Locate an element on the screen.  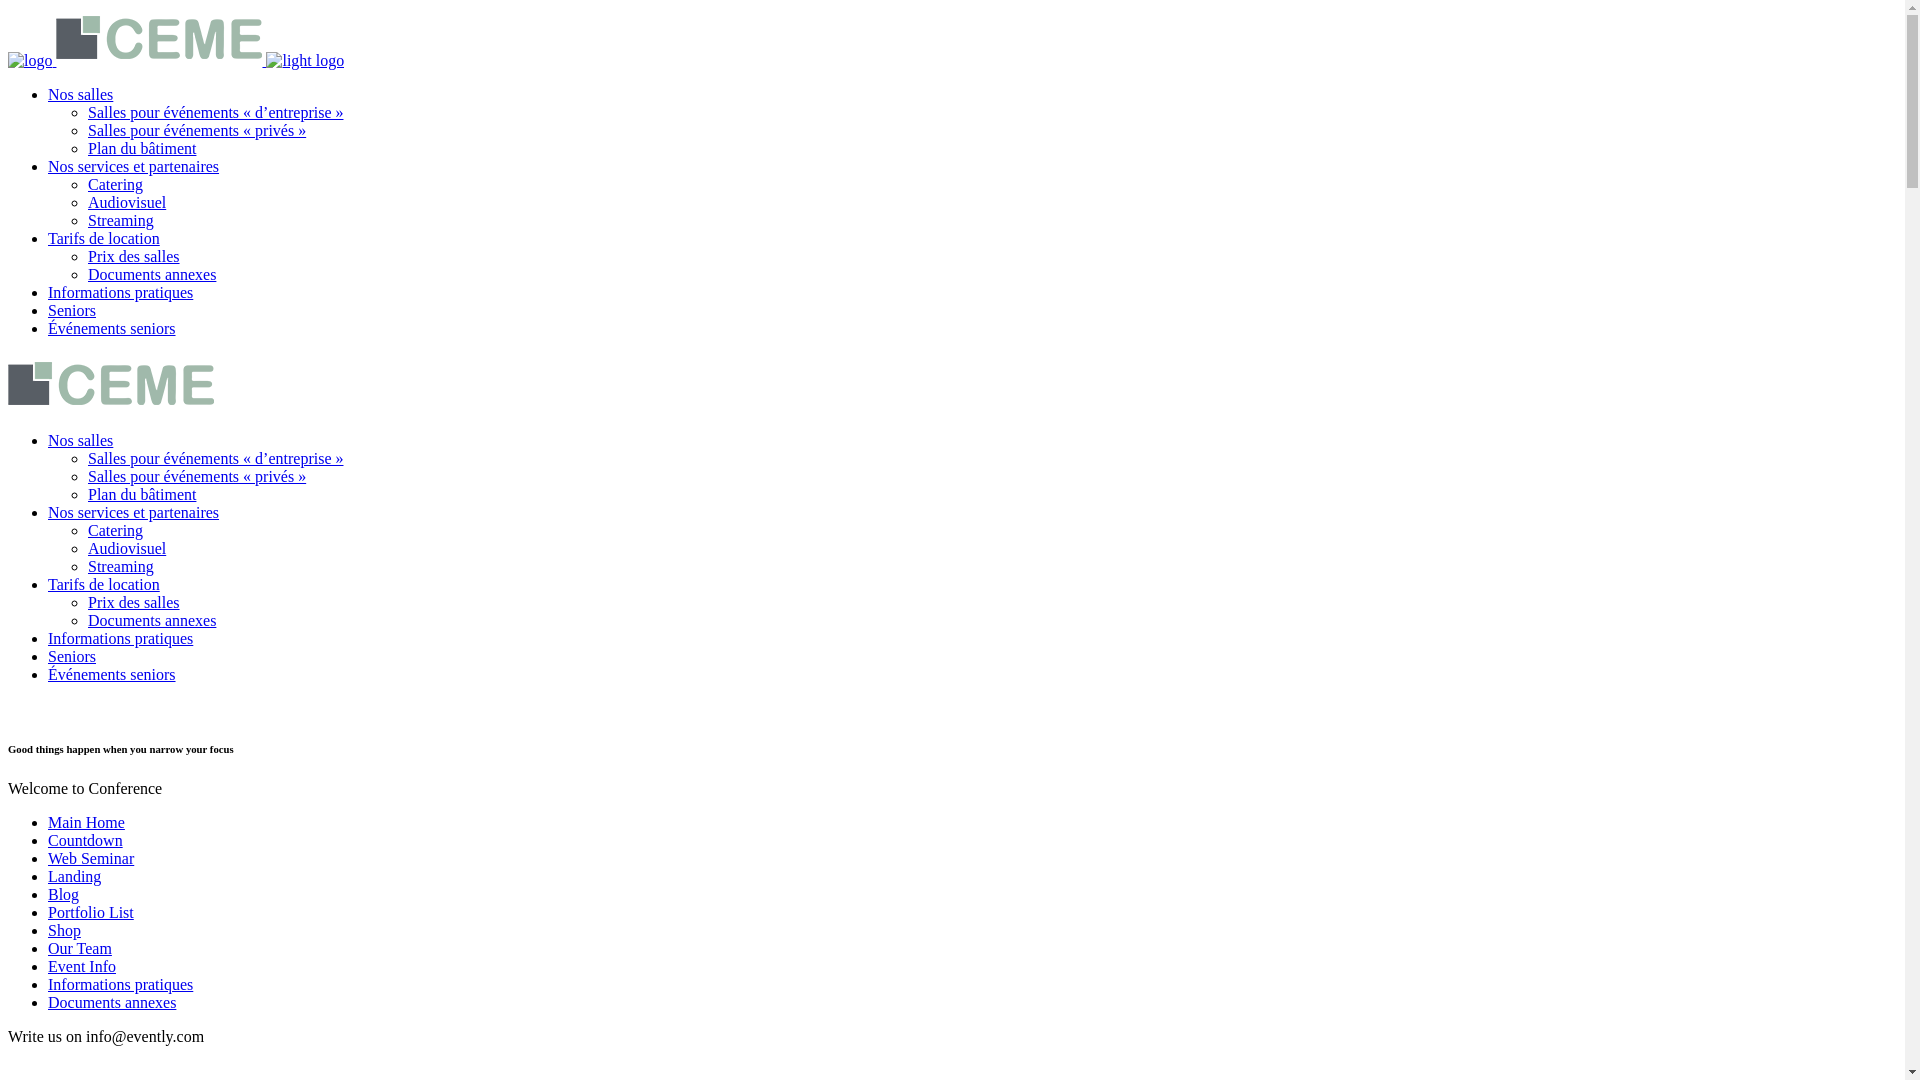
'Catering' is located at coordinates (114, 529).